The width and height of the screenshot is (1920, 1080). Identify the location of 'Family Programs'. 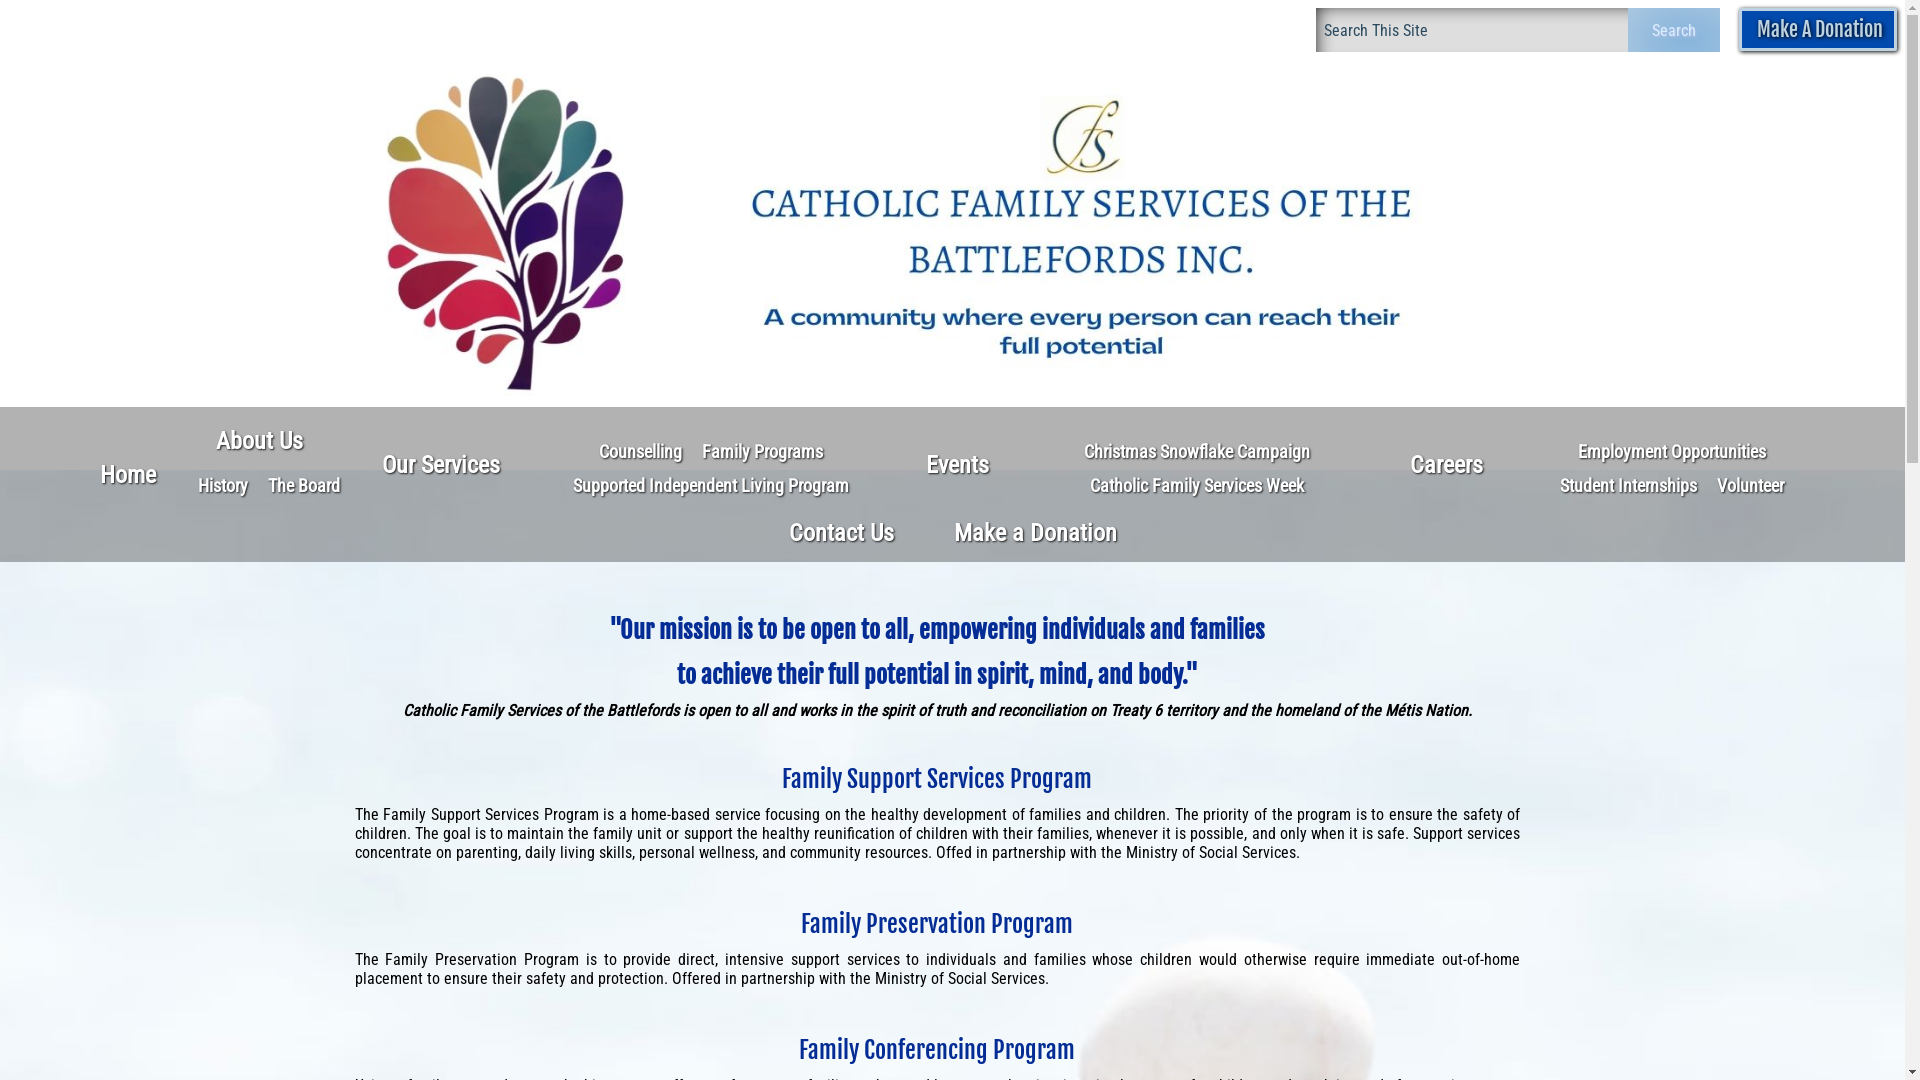
(761, 451).